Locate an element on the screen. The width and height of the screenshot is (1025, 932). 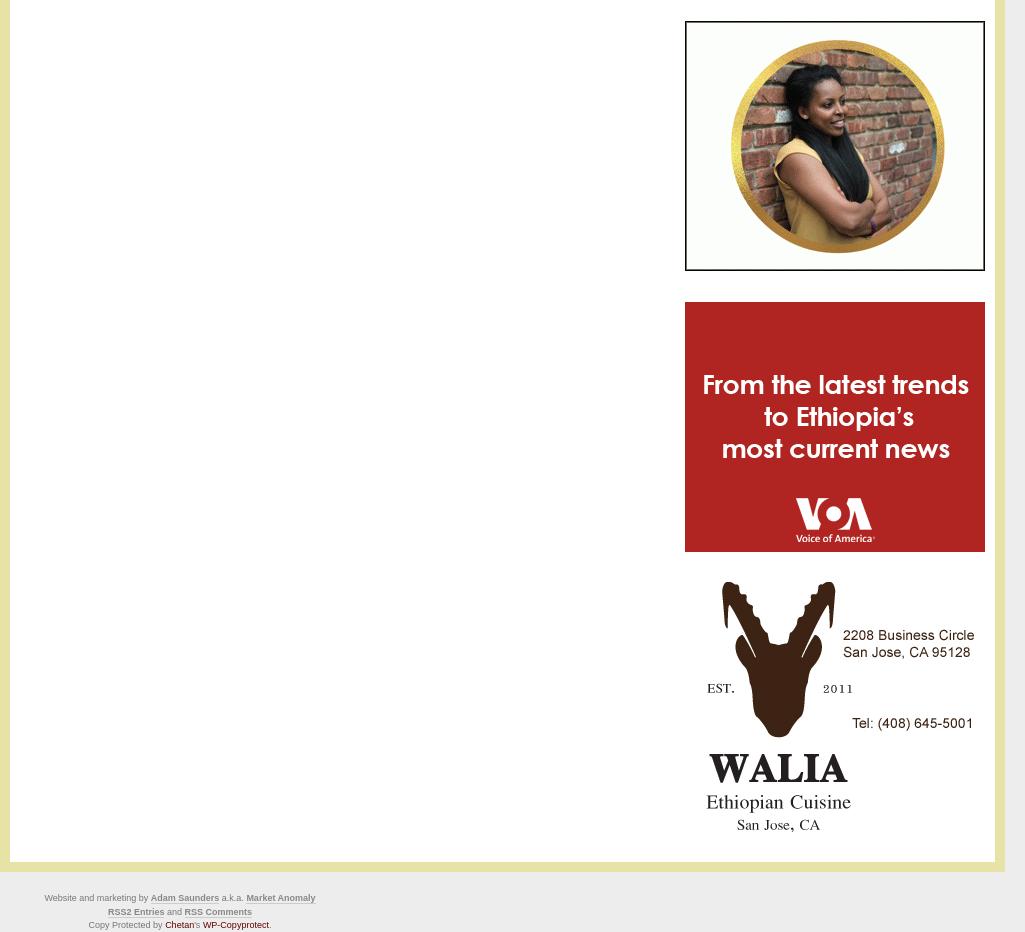
'Copy Protected by' is located at coordinates (87, 925).